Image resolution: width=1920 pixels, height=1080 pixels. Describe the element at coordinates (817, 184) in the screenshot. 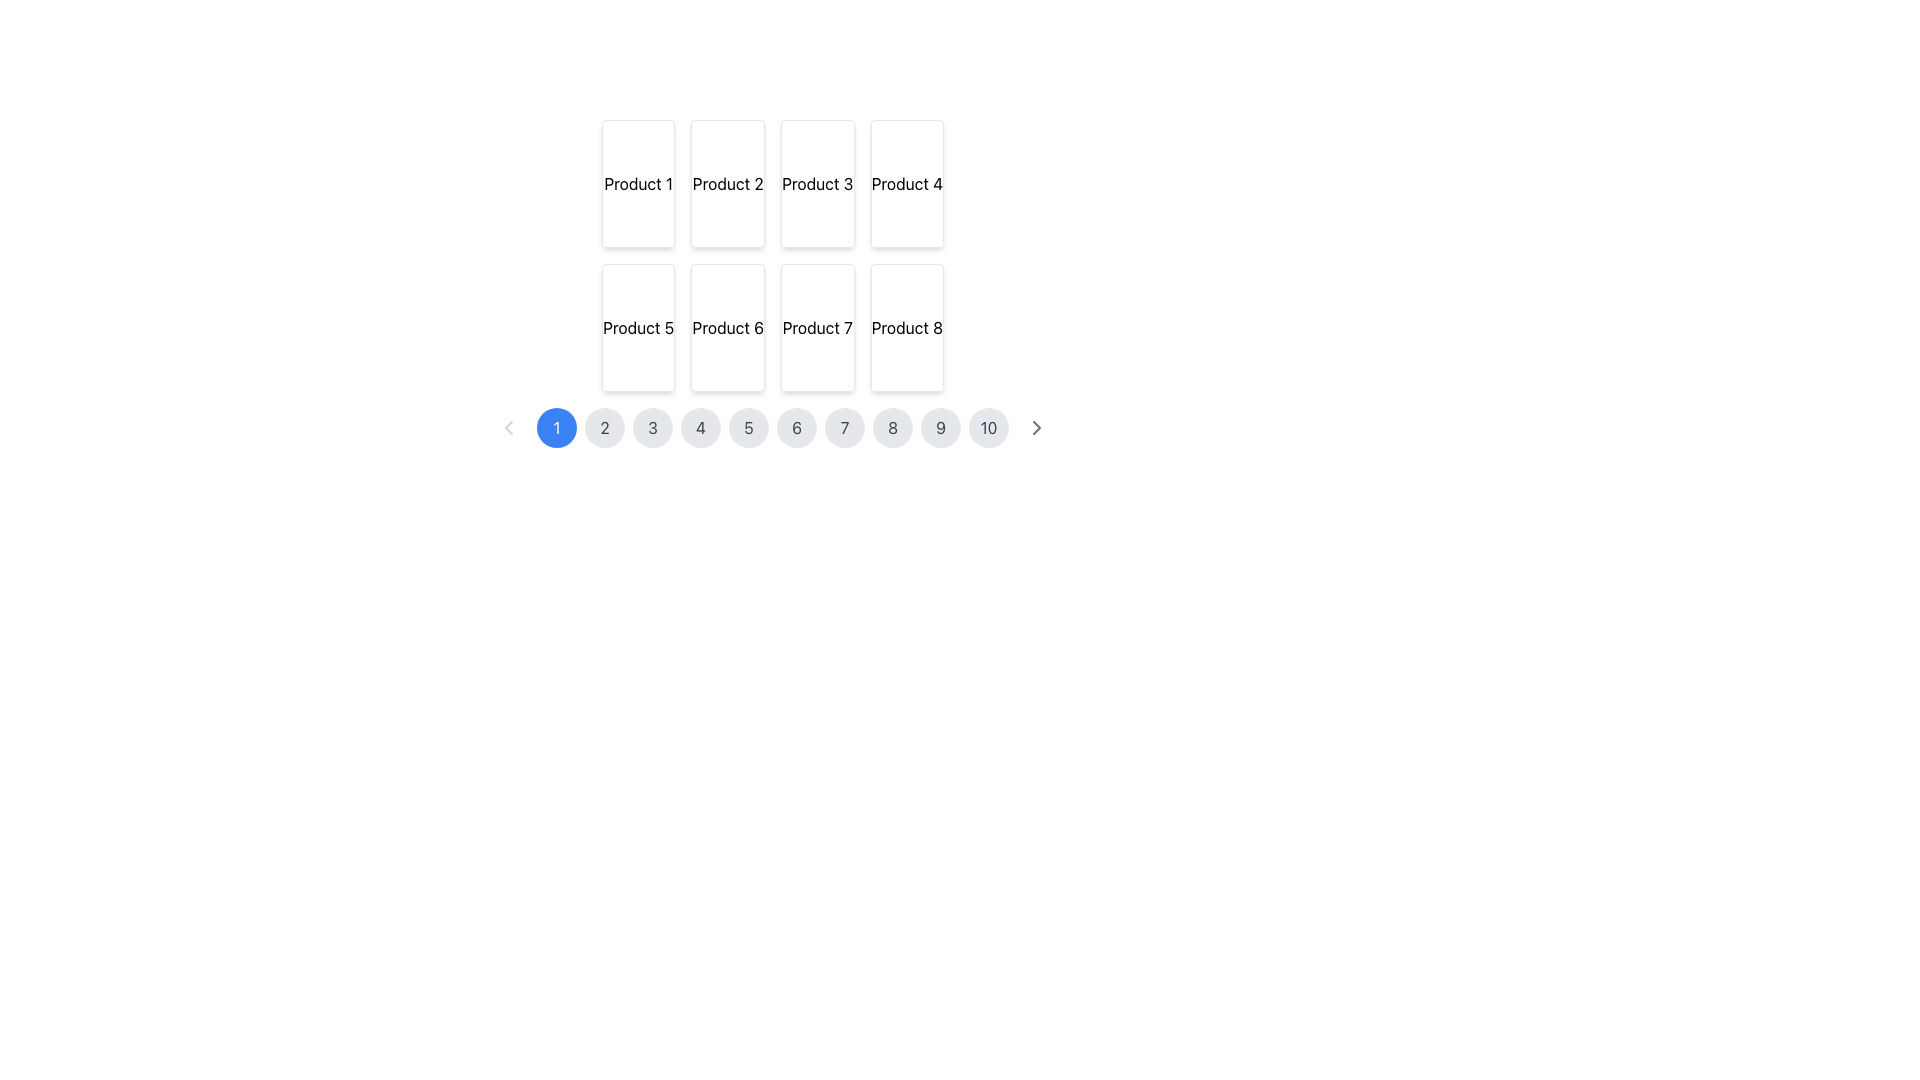

I see `the third display card representing a product item in the first row of a 4-column grid layout, located between 'Product 2' and 'Product 4'` at that location.